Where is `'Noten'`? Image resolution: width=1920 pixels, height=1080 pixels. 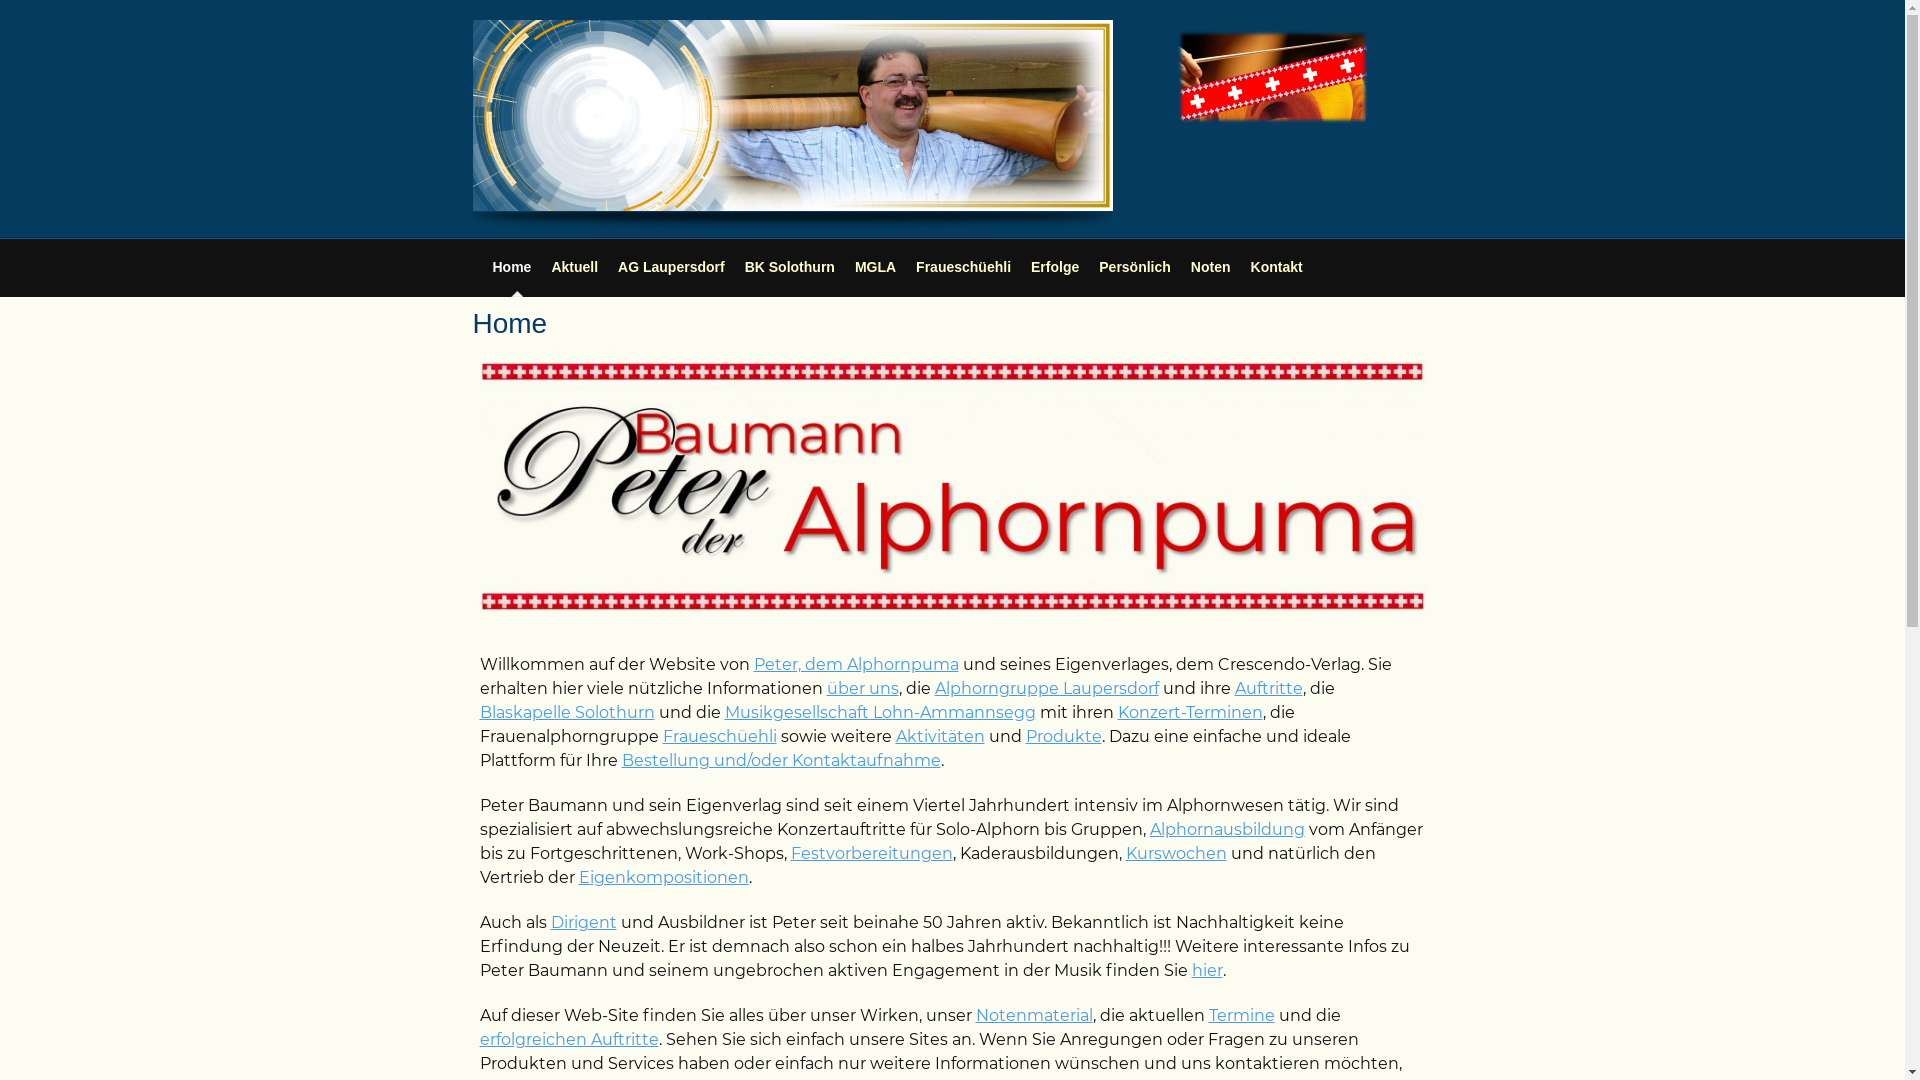
'Noten' is located at coordinates (1190, 265).